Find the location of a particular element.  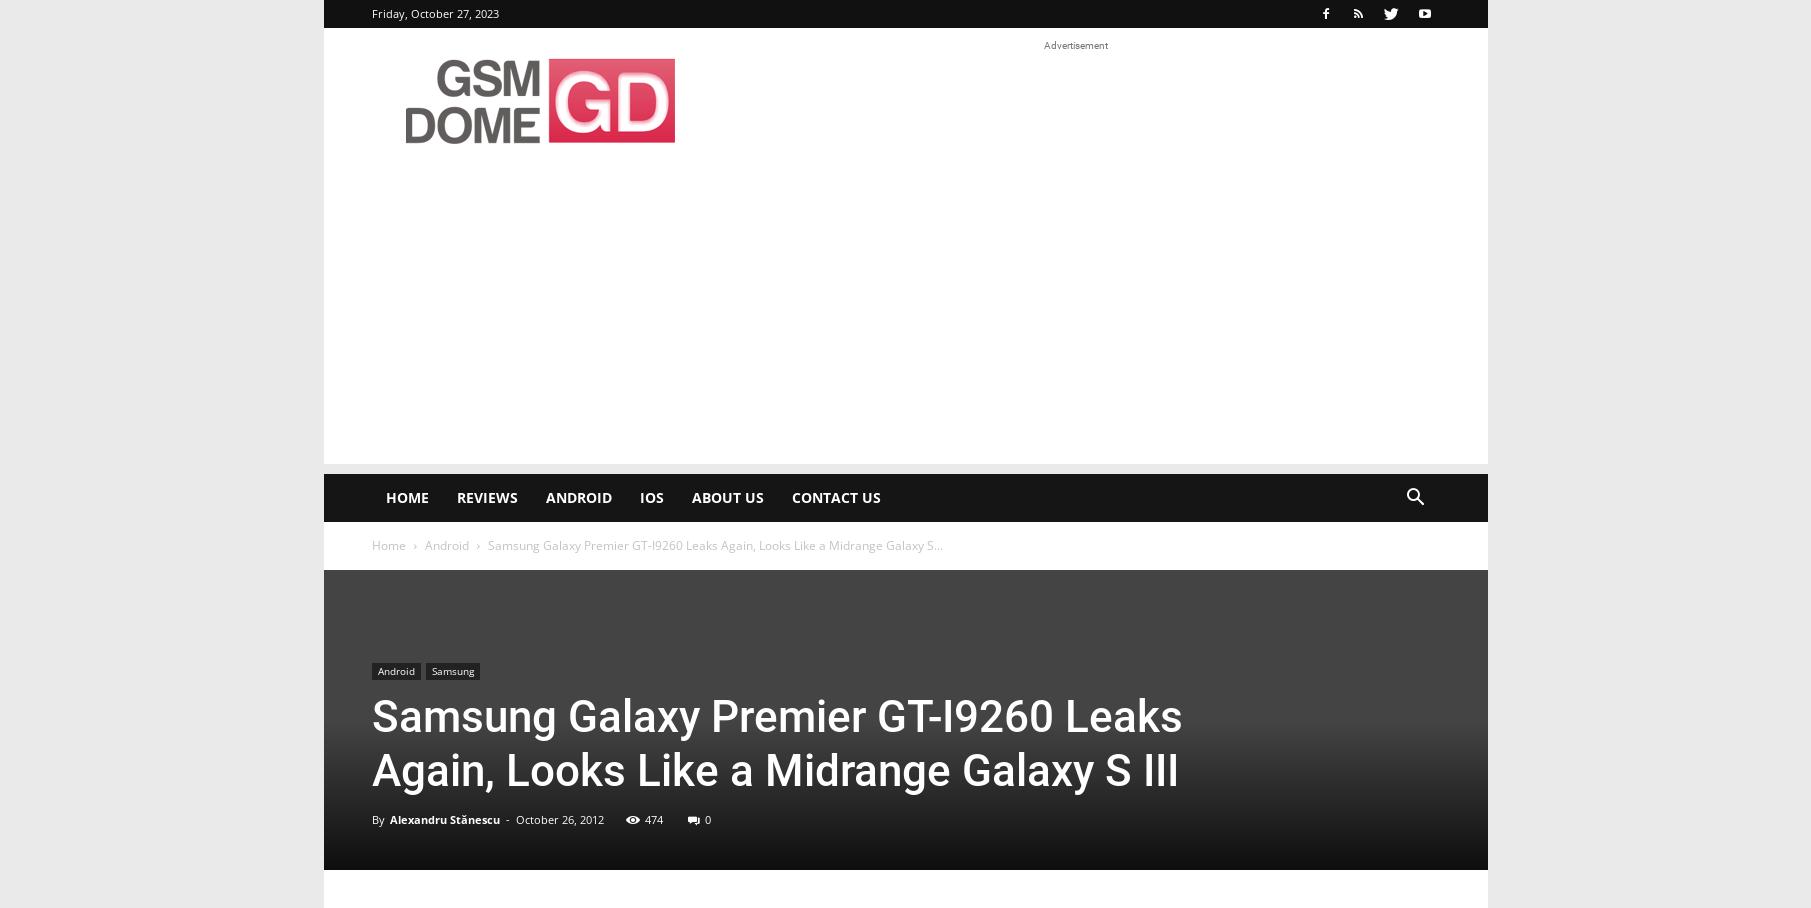

'Advertisement' is located at coordinates (1075, 45).